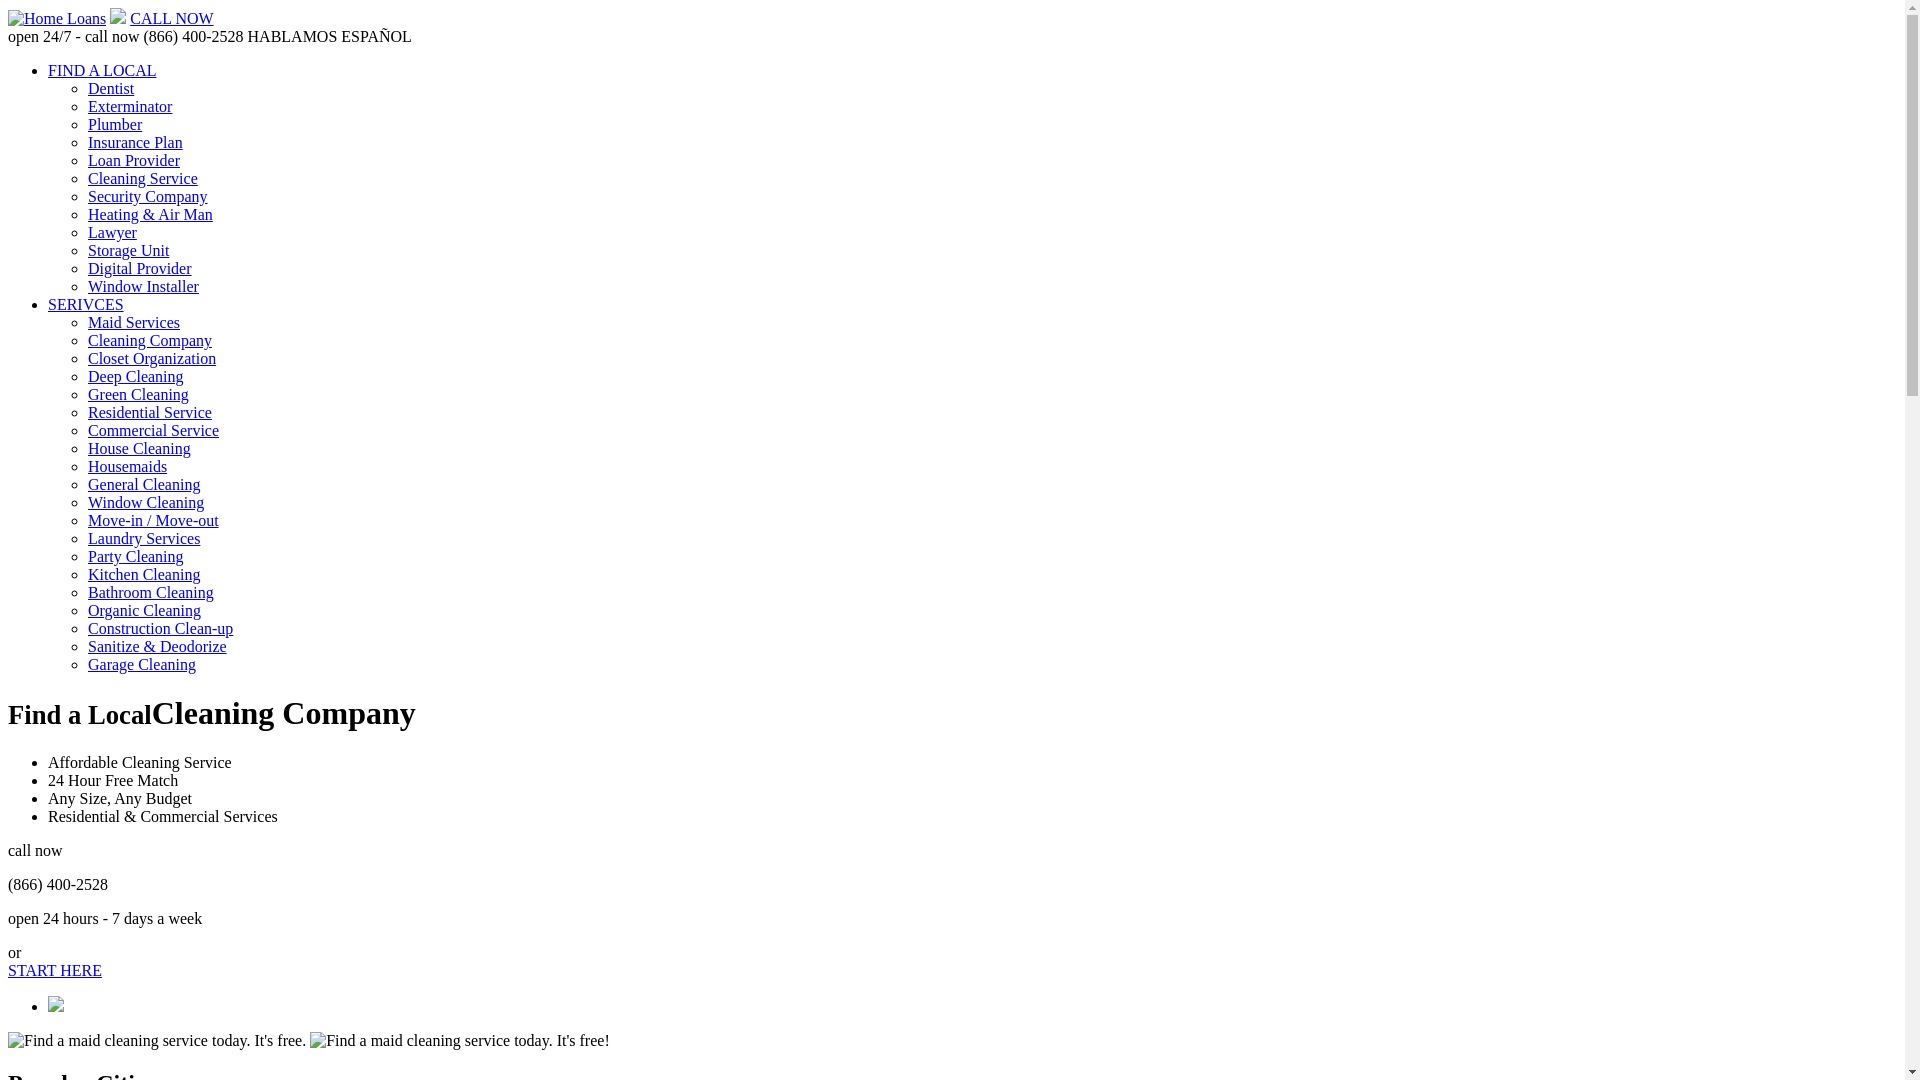  I want to click on 'Move-in / Move-out', so click(152, 519).